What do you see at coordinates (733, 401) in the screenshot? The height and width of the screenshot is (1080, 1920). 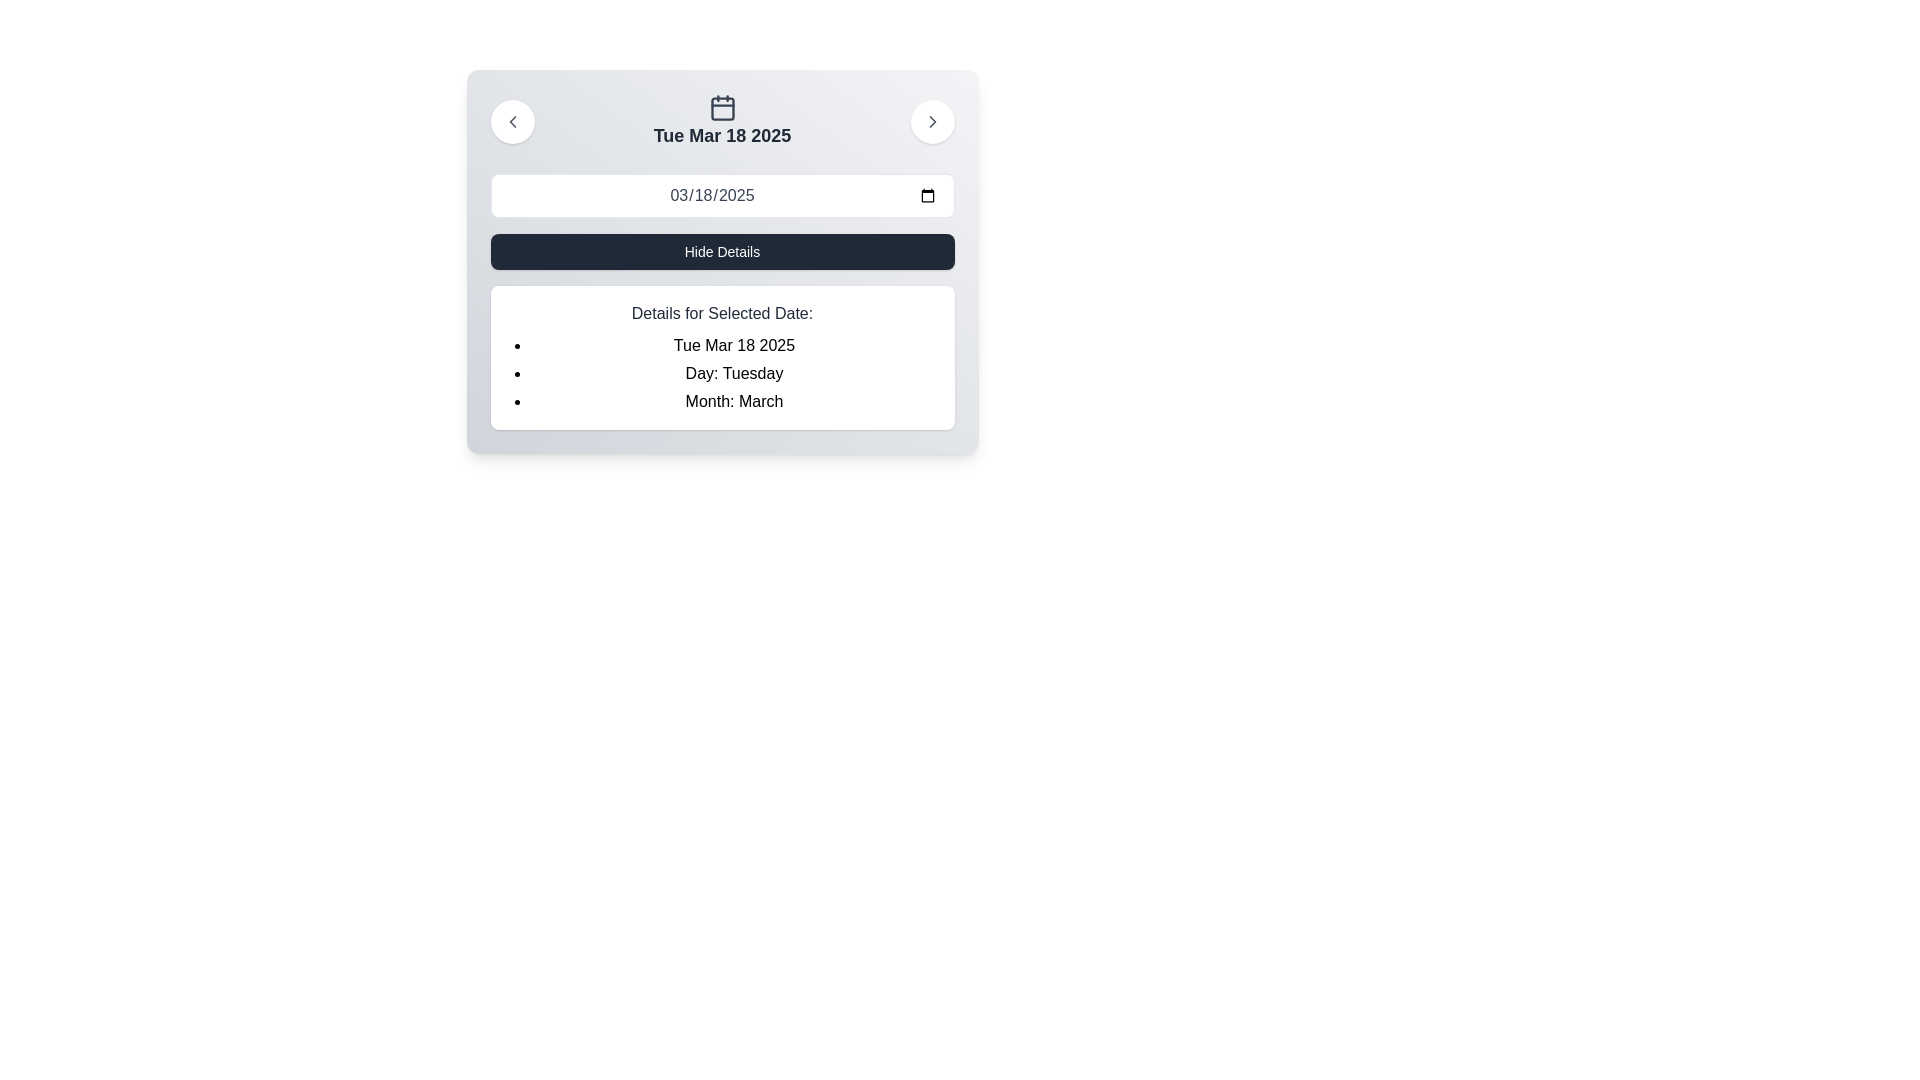 I see `the static text label displaying the month associated with the selected date, located centrally beneath the 'Details for Selected Date:' title` at bounding box center [733, 401].